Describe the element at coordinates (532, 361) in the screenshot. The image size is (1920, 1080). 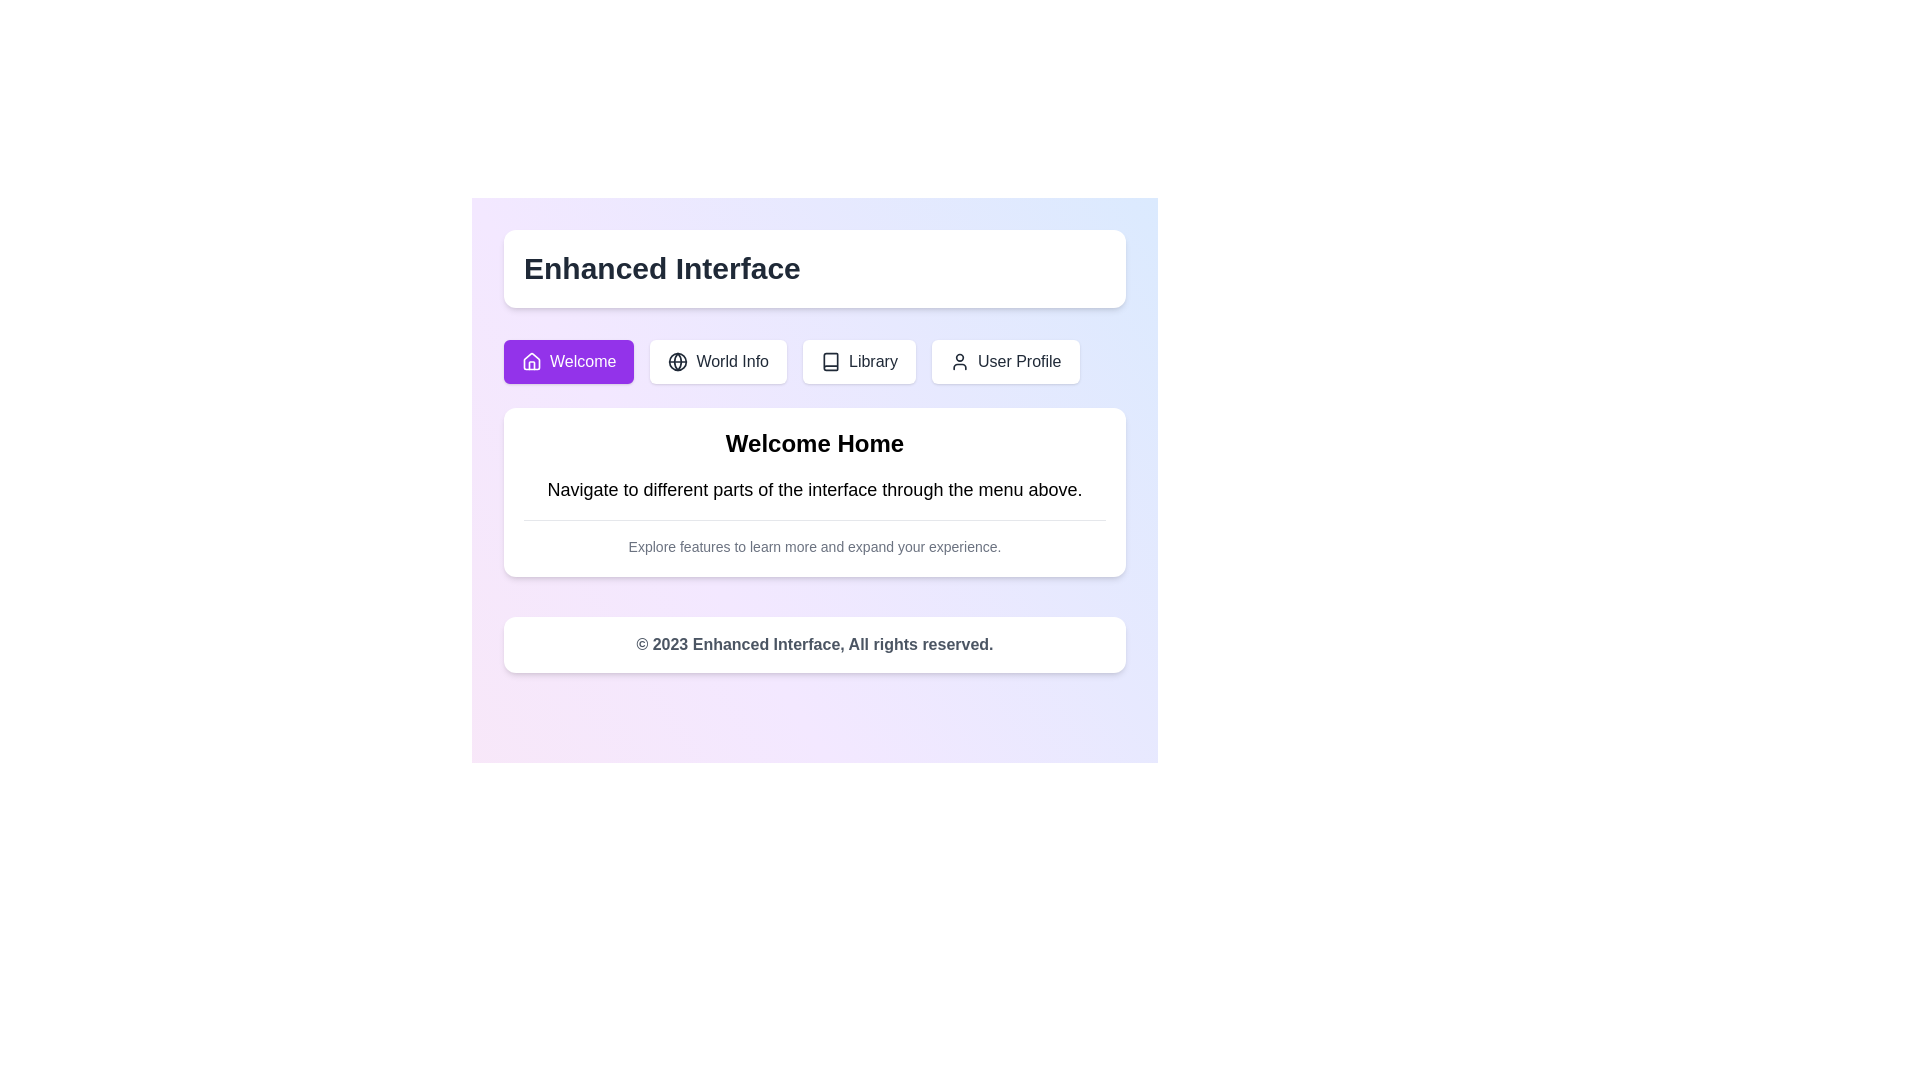
I see `the visual state of the house icon, which is a thinly stroked SVG representation located within a purple button labeled 'Welcome'` at that location.